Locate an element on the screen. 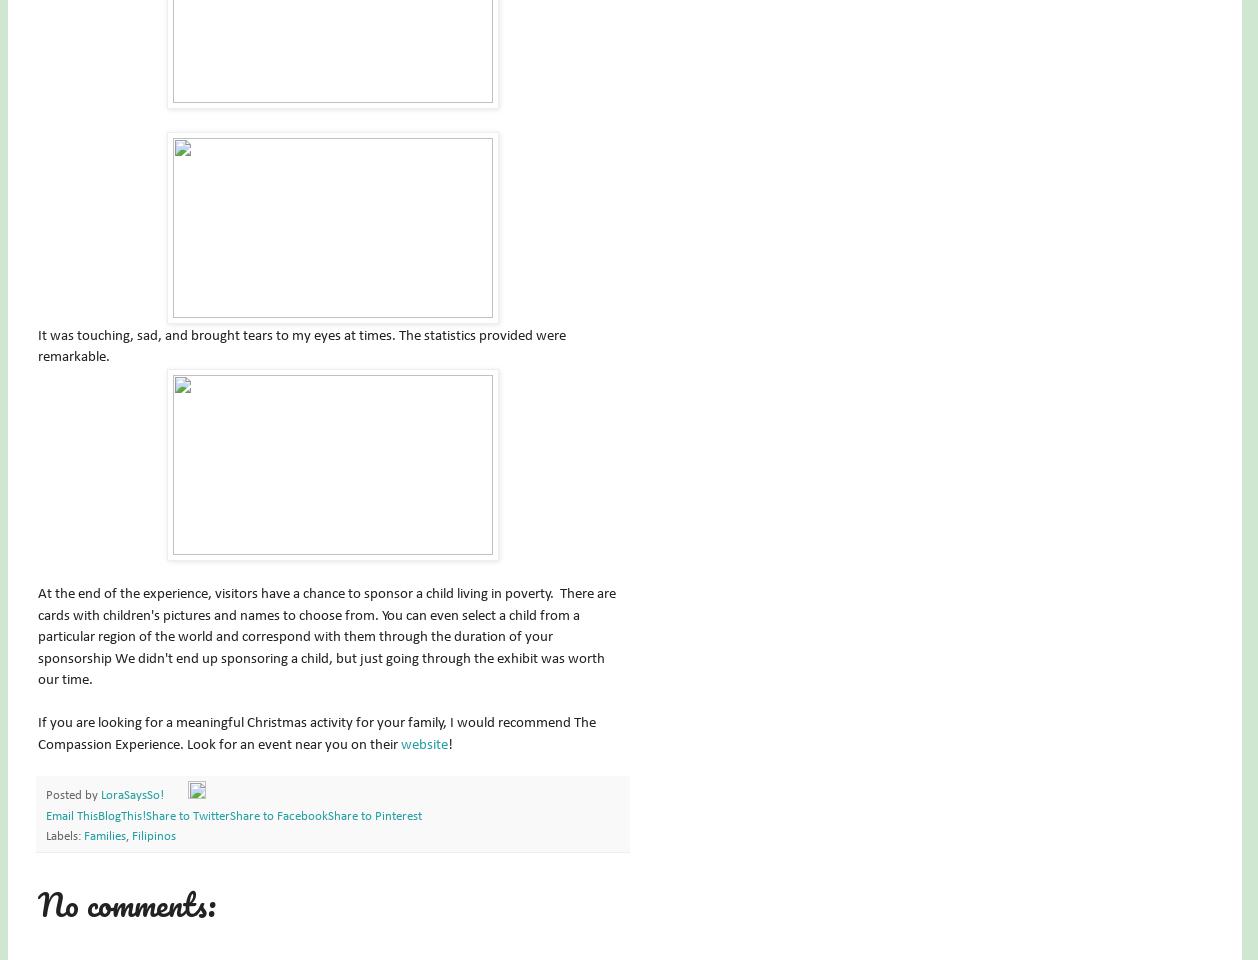  'At the end of the experience, visitors have a chance to sponsor a child living in poverty.  There are cards with children's pictures and names to choose from. You can even select a child from a particular region of the world and correspond with them through the duration of your sponsorship We didn't end up sponsoring a child, but just going through the exhibit was worth our time.' is located at coordinates (325, 635).